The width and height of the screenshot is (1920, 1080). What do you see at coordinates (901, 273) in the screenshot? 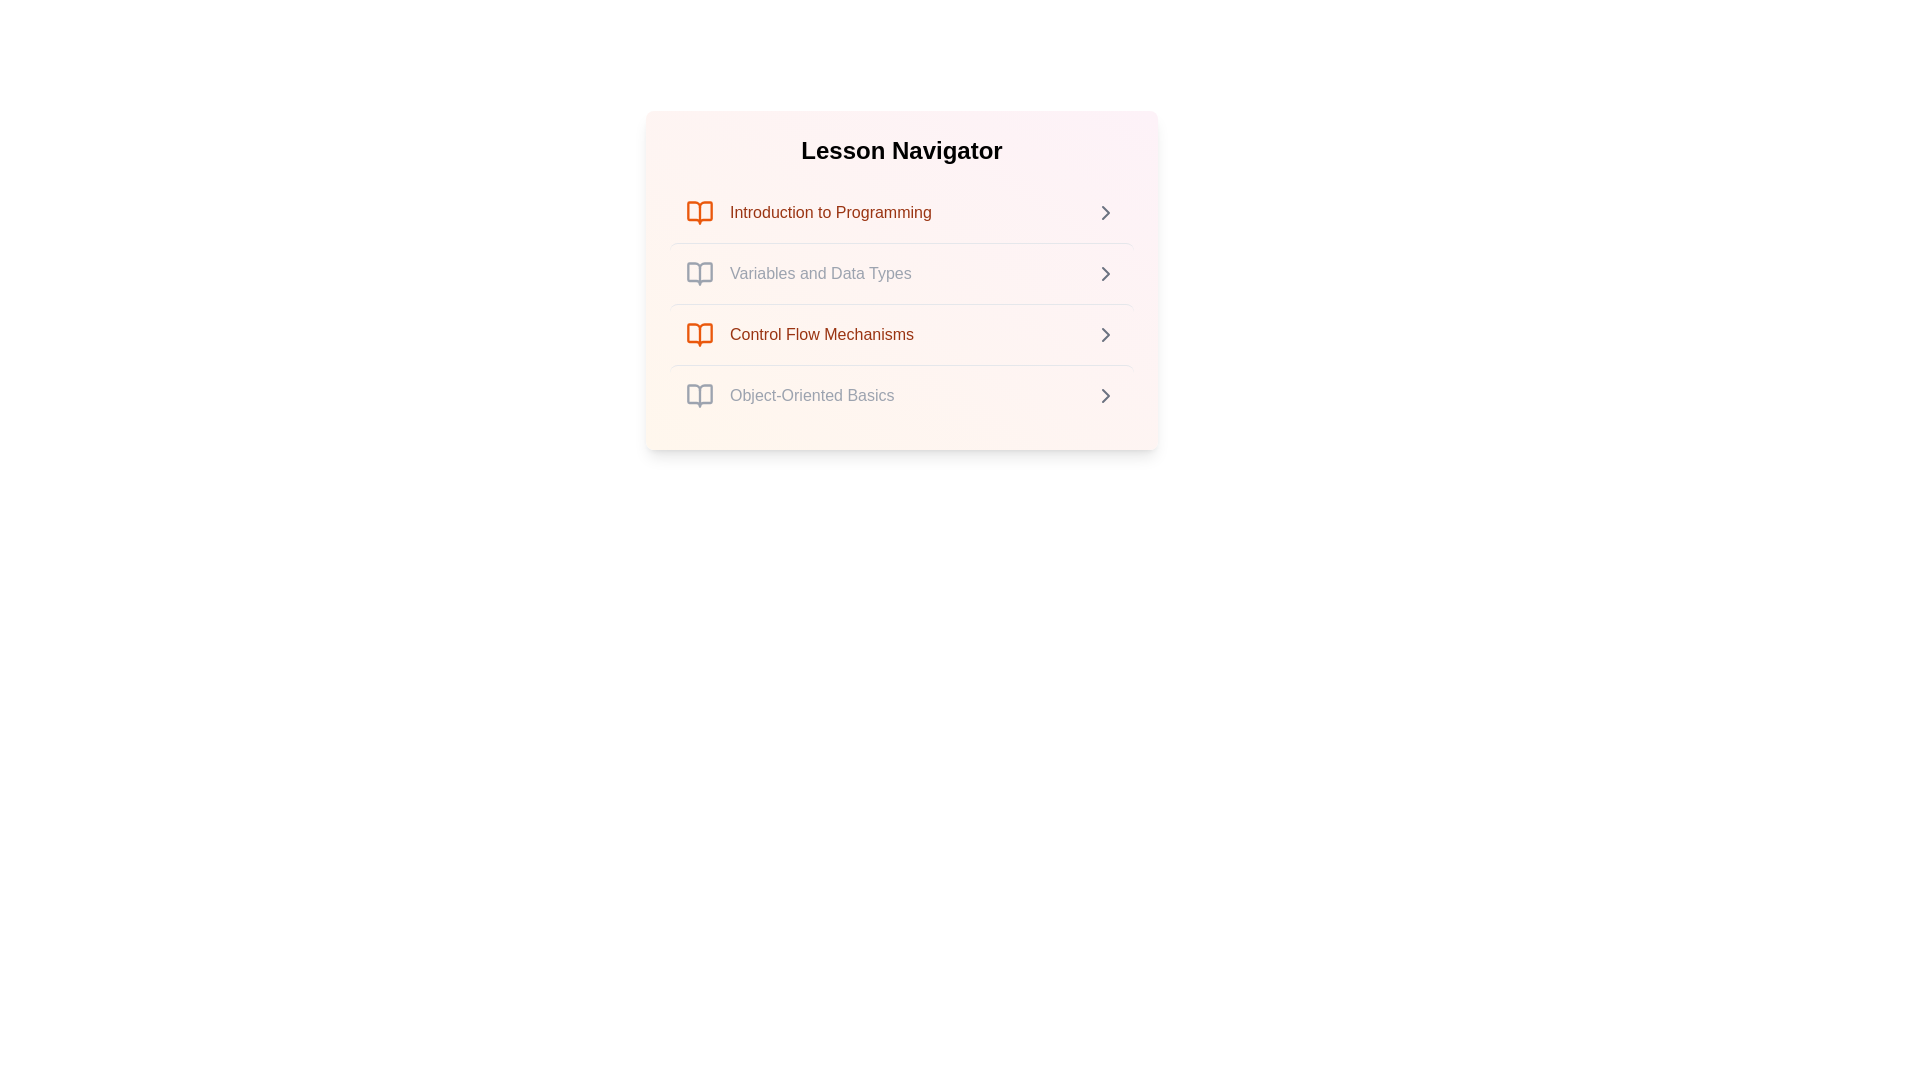
I see `the lesson item titled 'Variables and Data Types' to view its details` at bounding box center [901, 273].